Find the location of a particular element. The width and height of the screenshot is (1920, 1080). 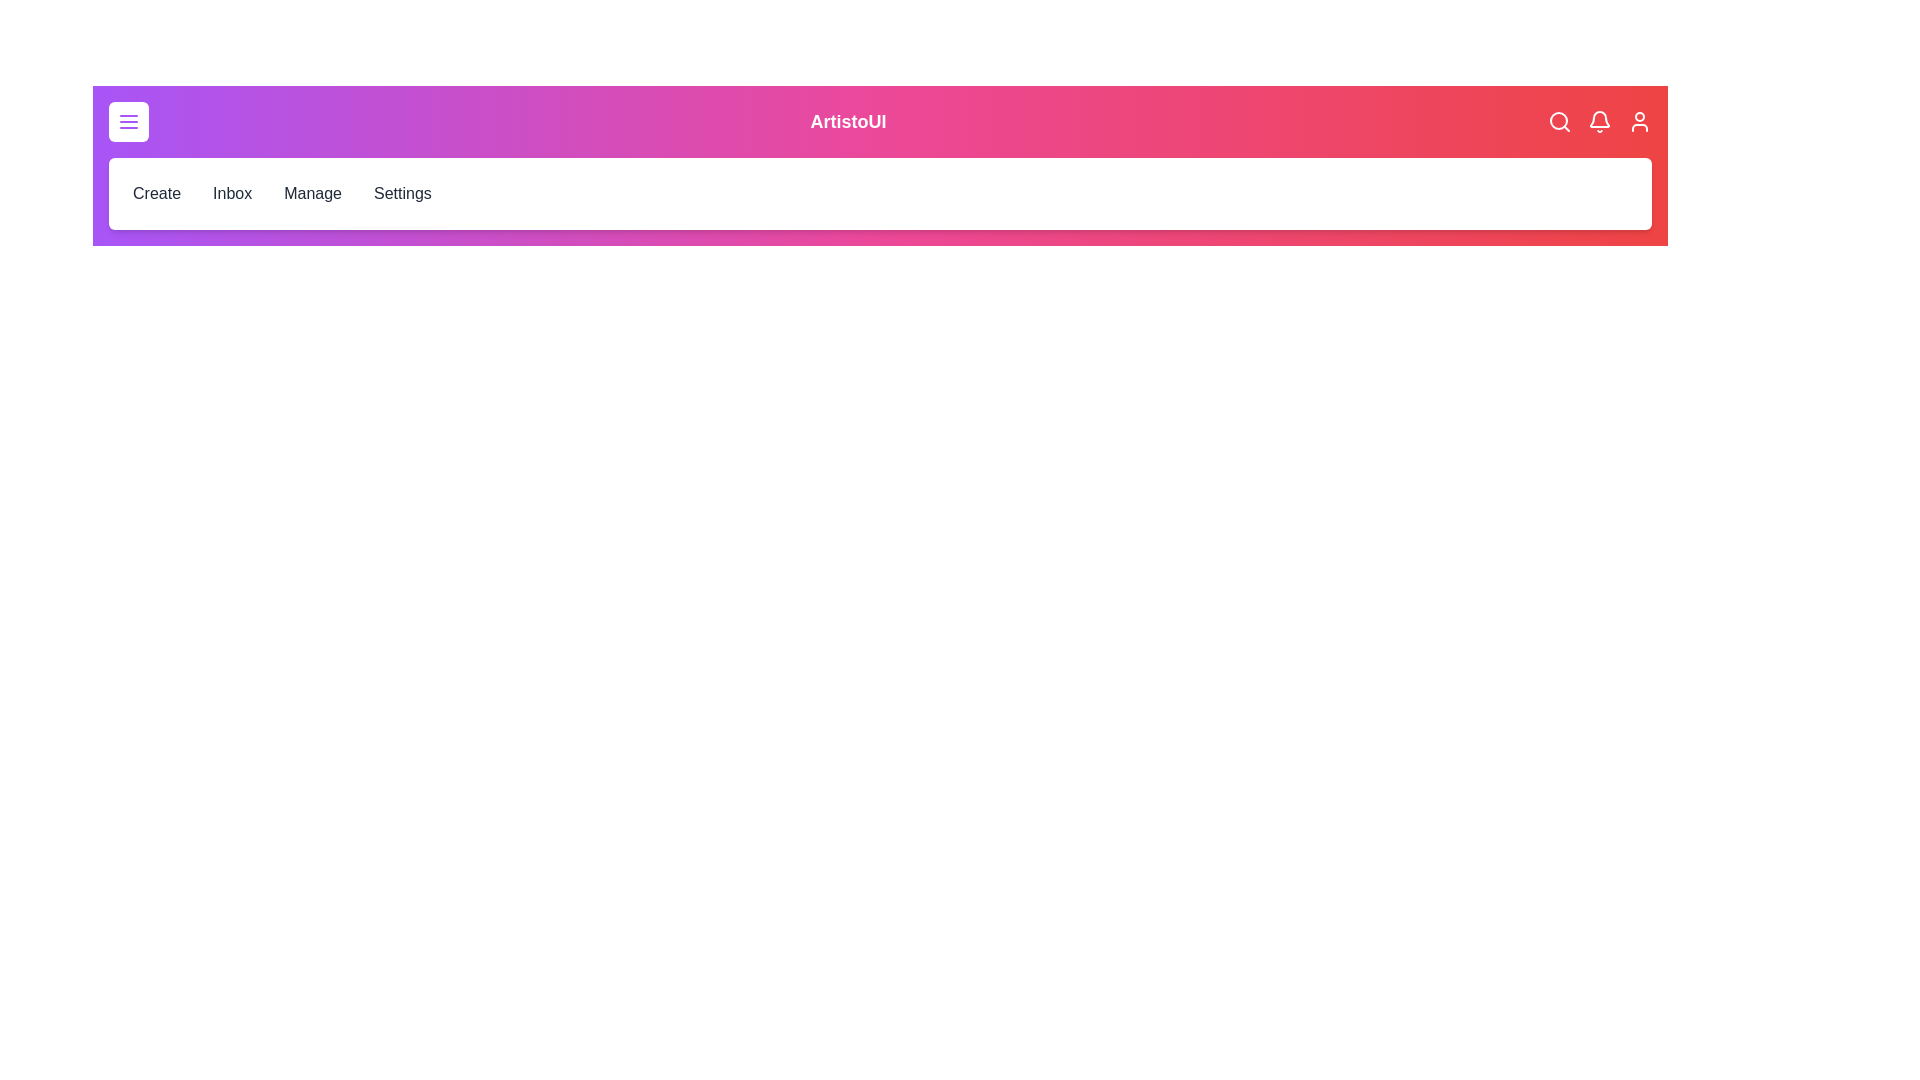

the Inbox menu item is located at coordinates (231, 193).